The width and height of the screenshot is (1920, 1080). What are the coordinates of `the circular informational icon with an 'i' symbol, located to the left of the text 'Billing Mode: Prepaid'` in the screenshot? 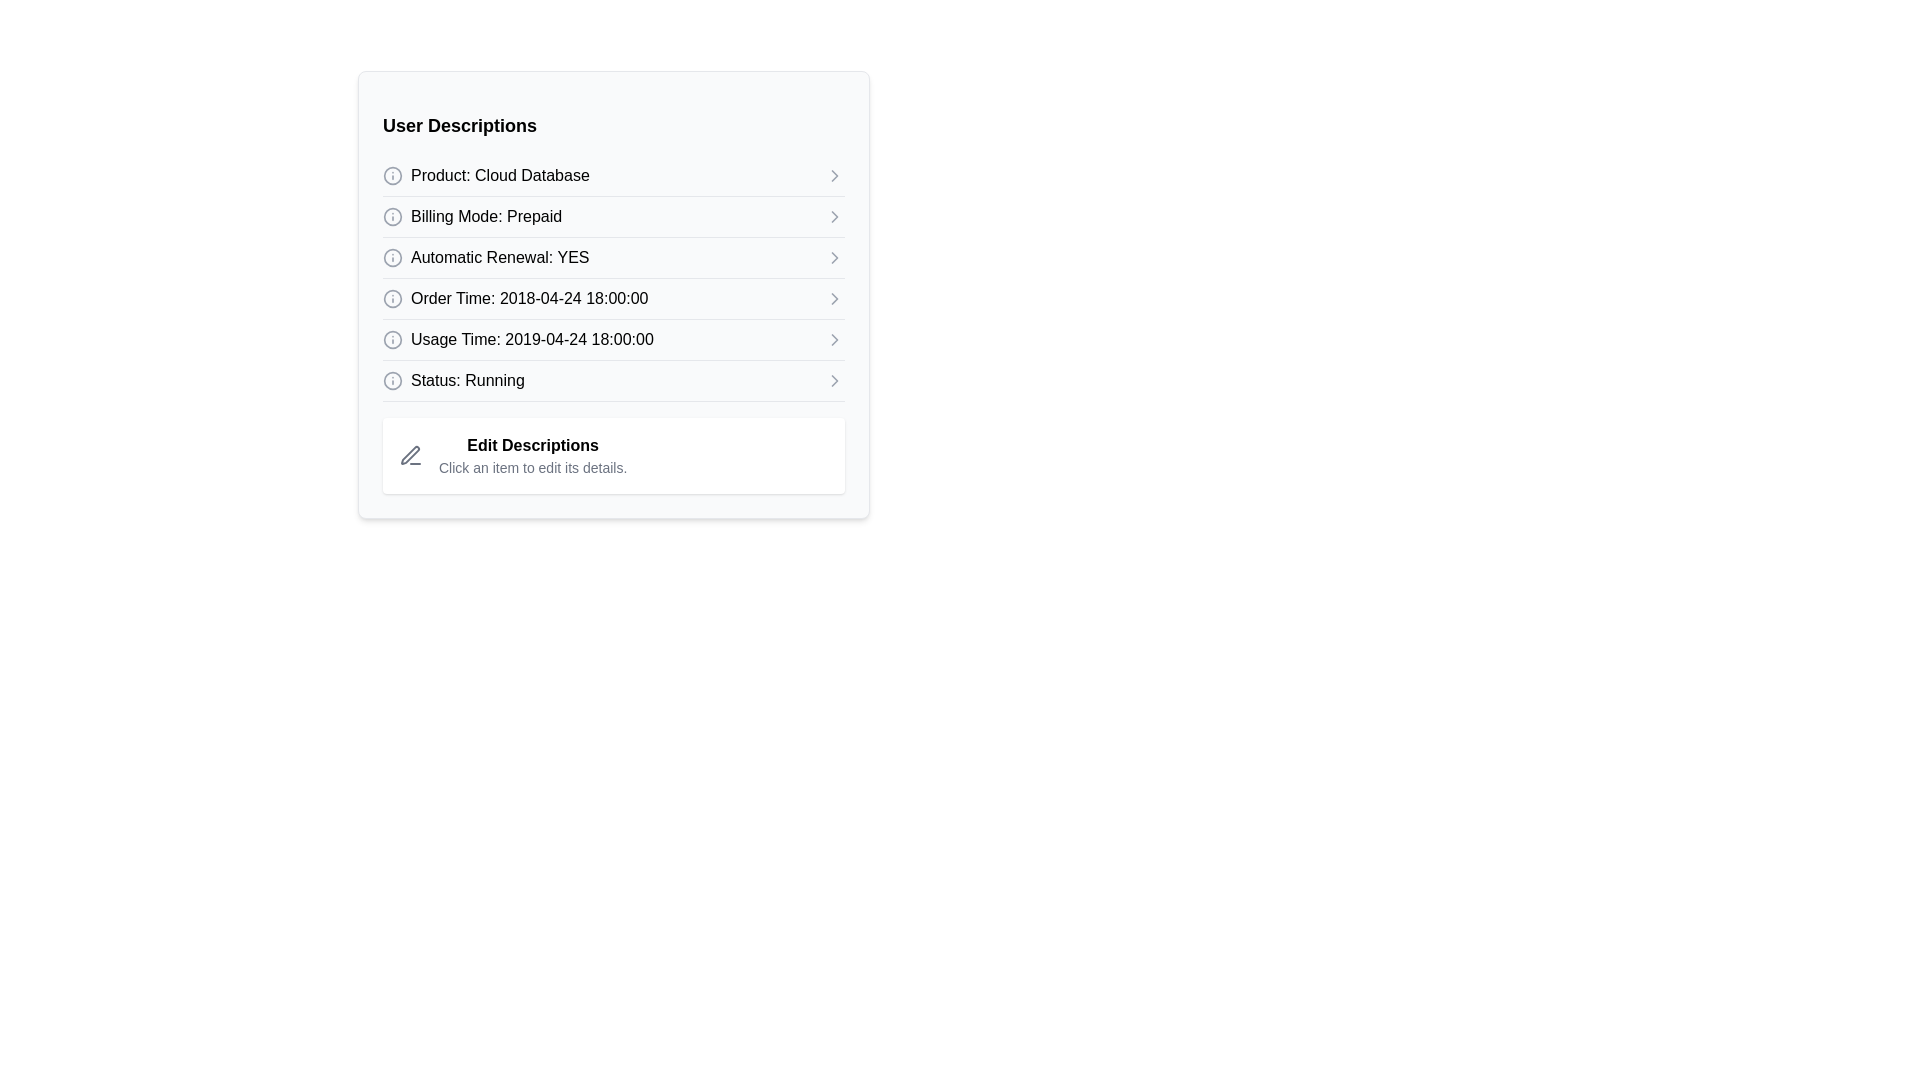 It's located at (393, 216).